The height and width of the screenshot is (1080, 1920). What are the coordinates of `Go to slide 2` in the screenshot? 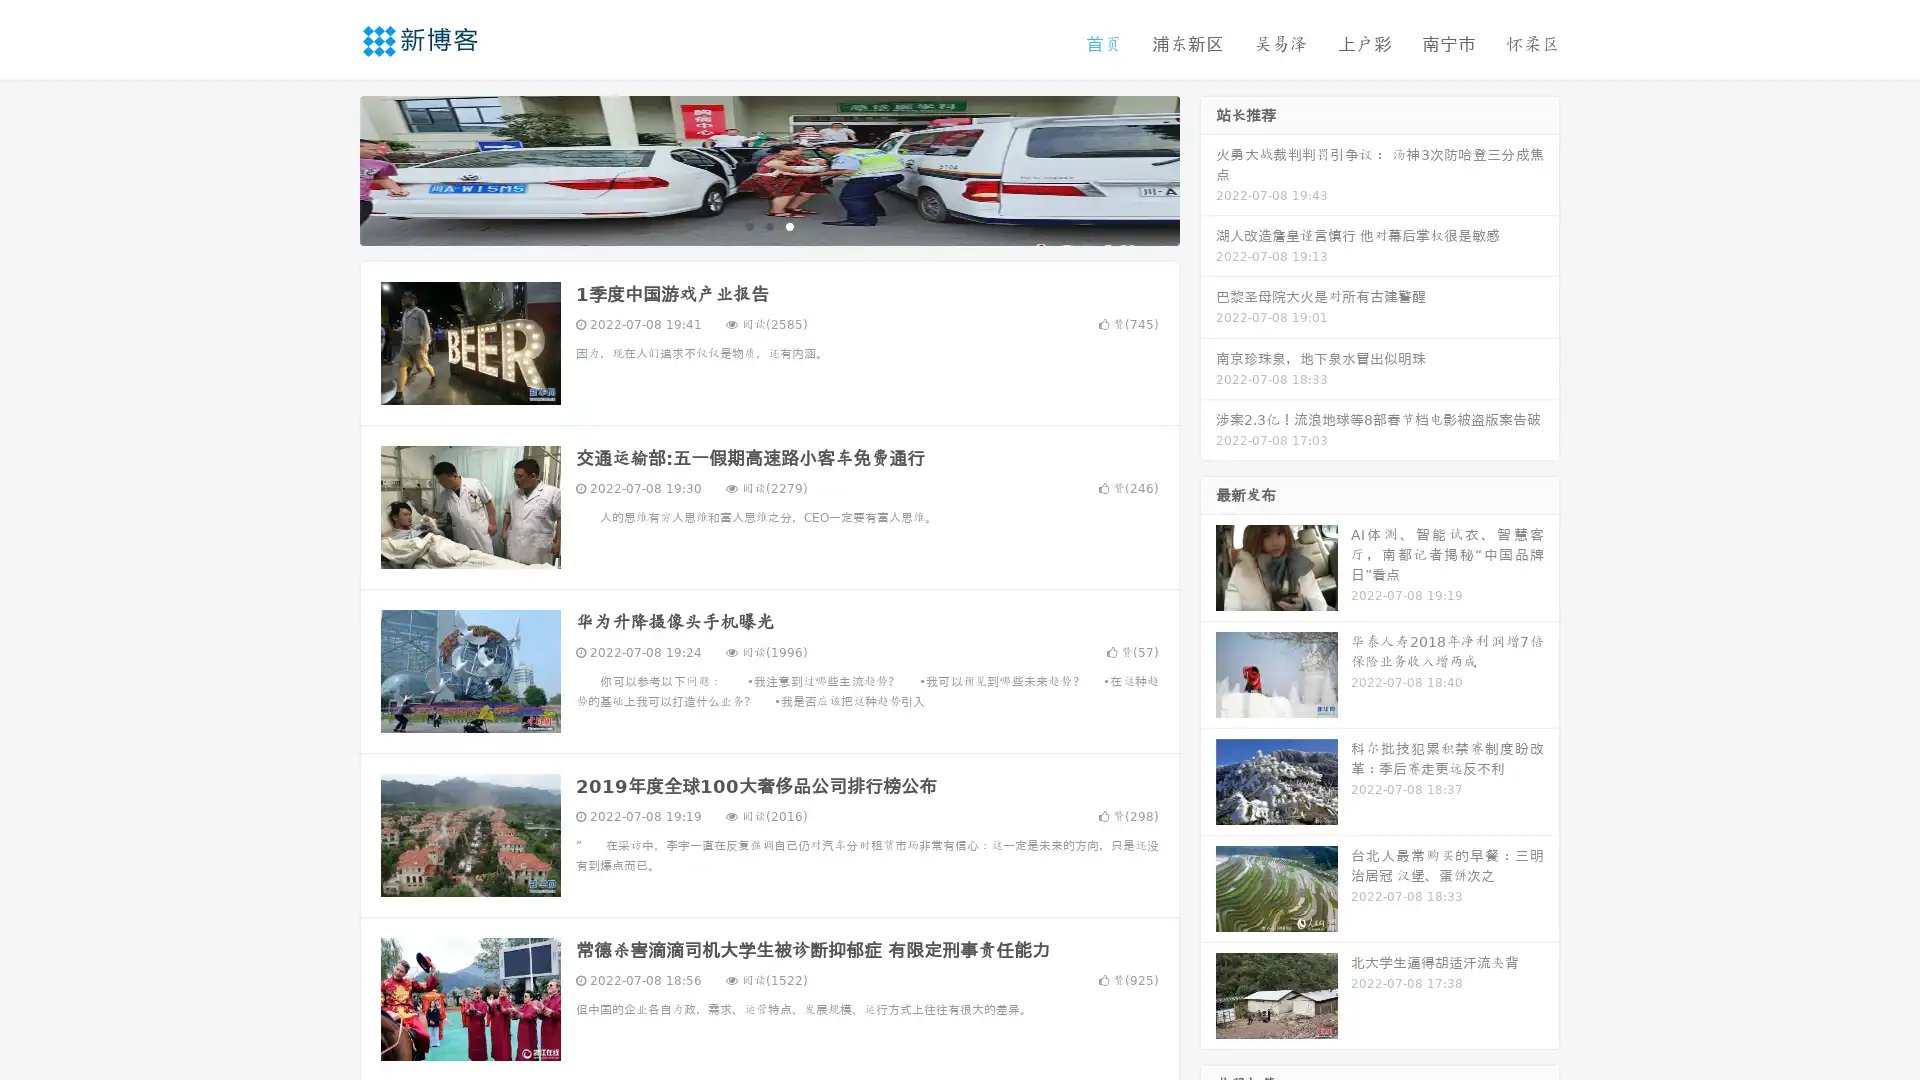 It's located at (768, 225).